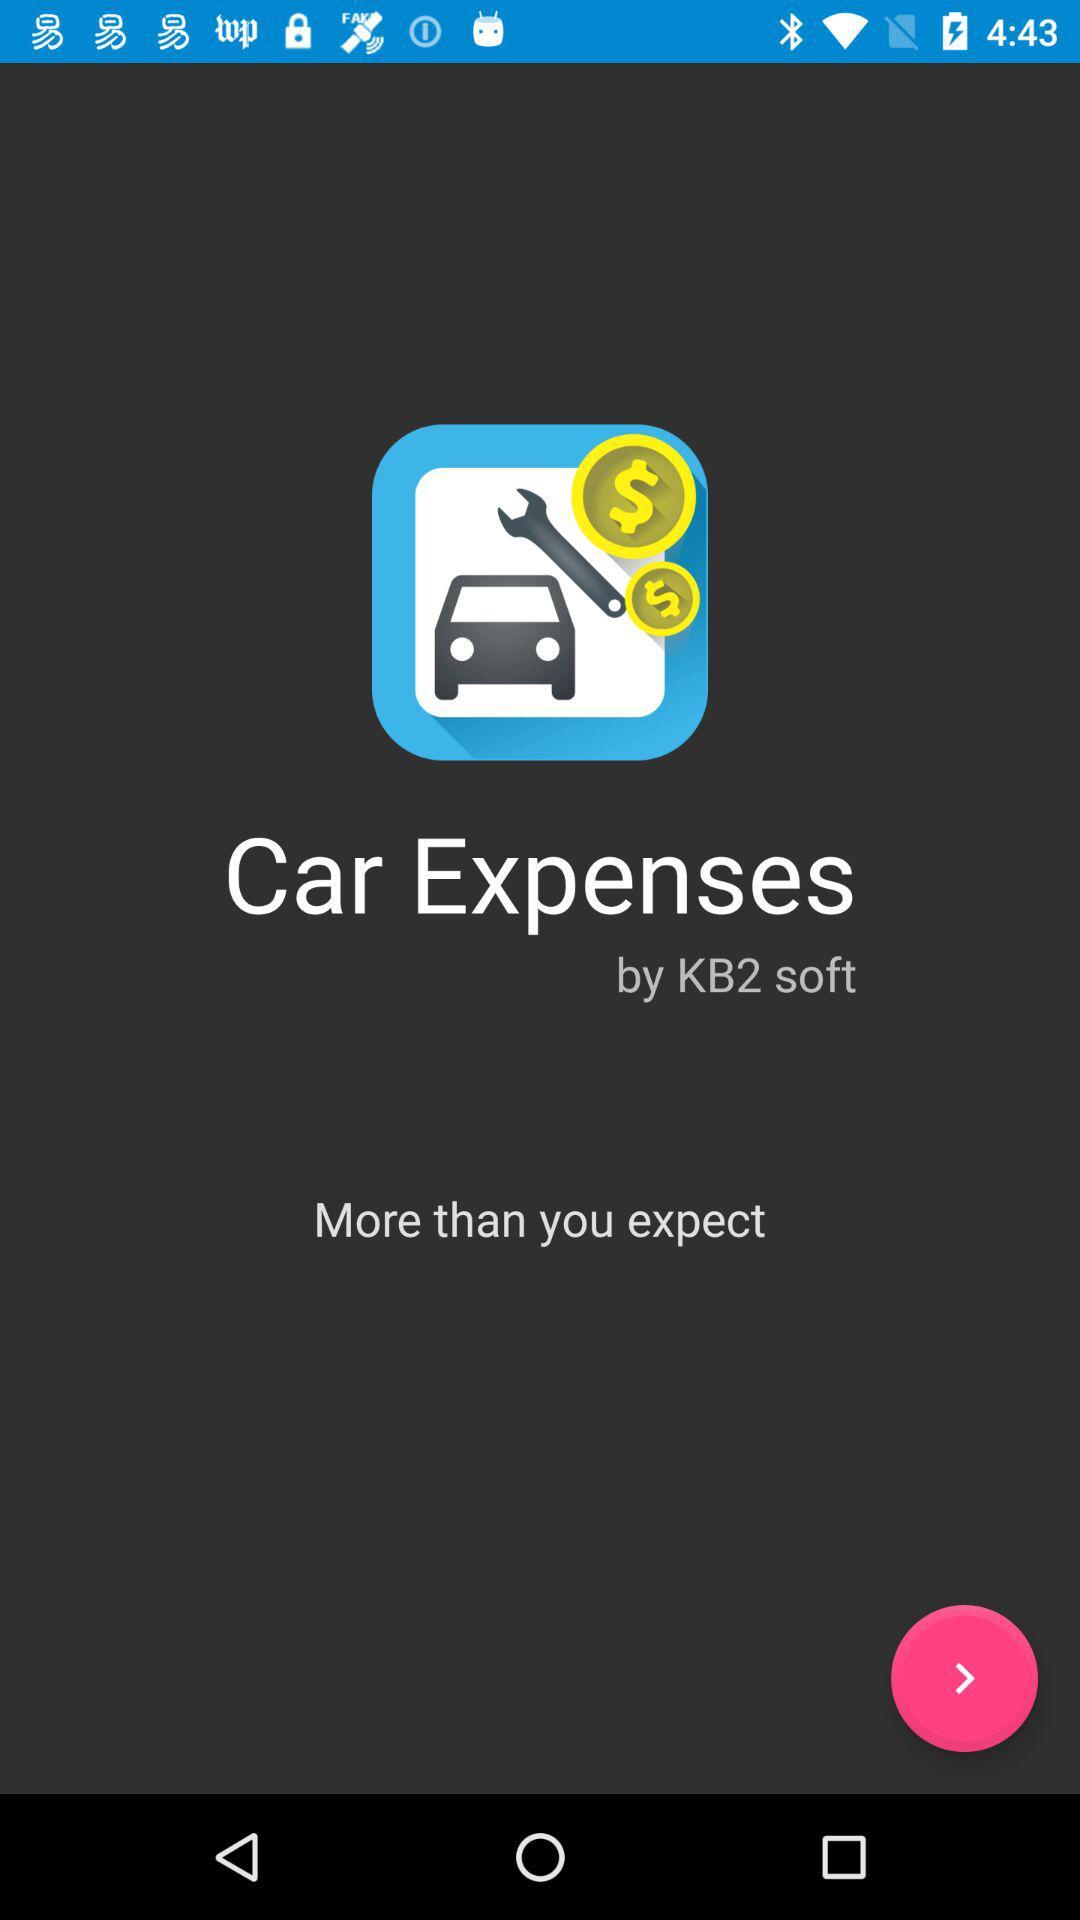 The height and width of the screenshot is (1920, 1080). I want to click on the arrow_forward icon, so click(963, 1678).